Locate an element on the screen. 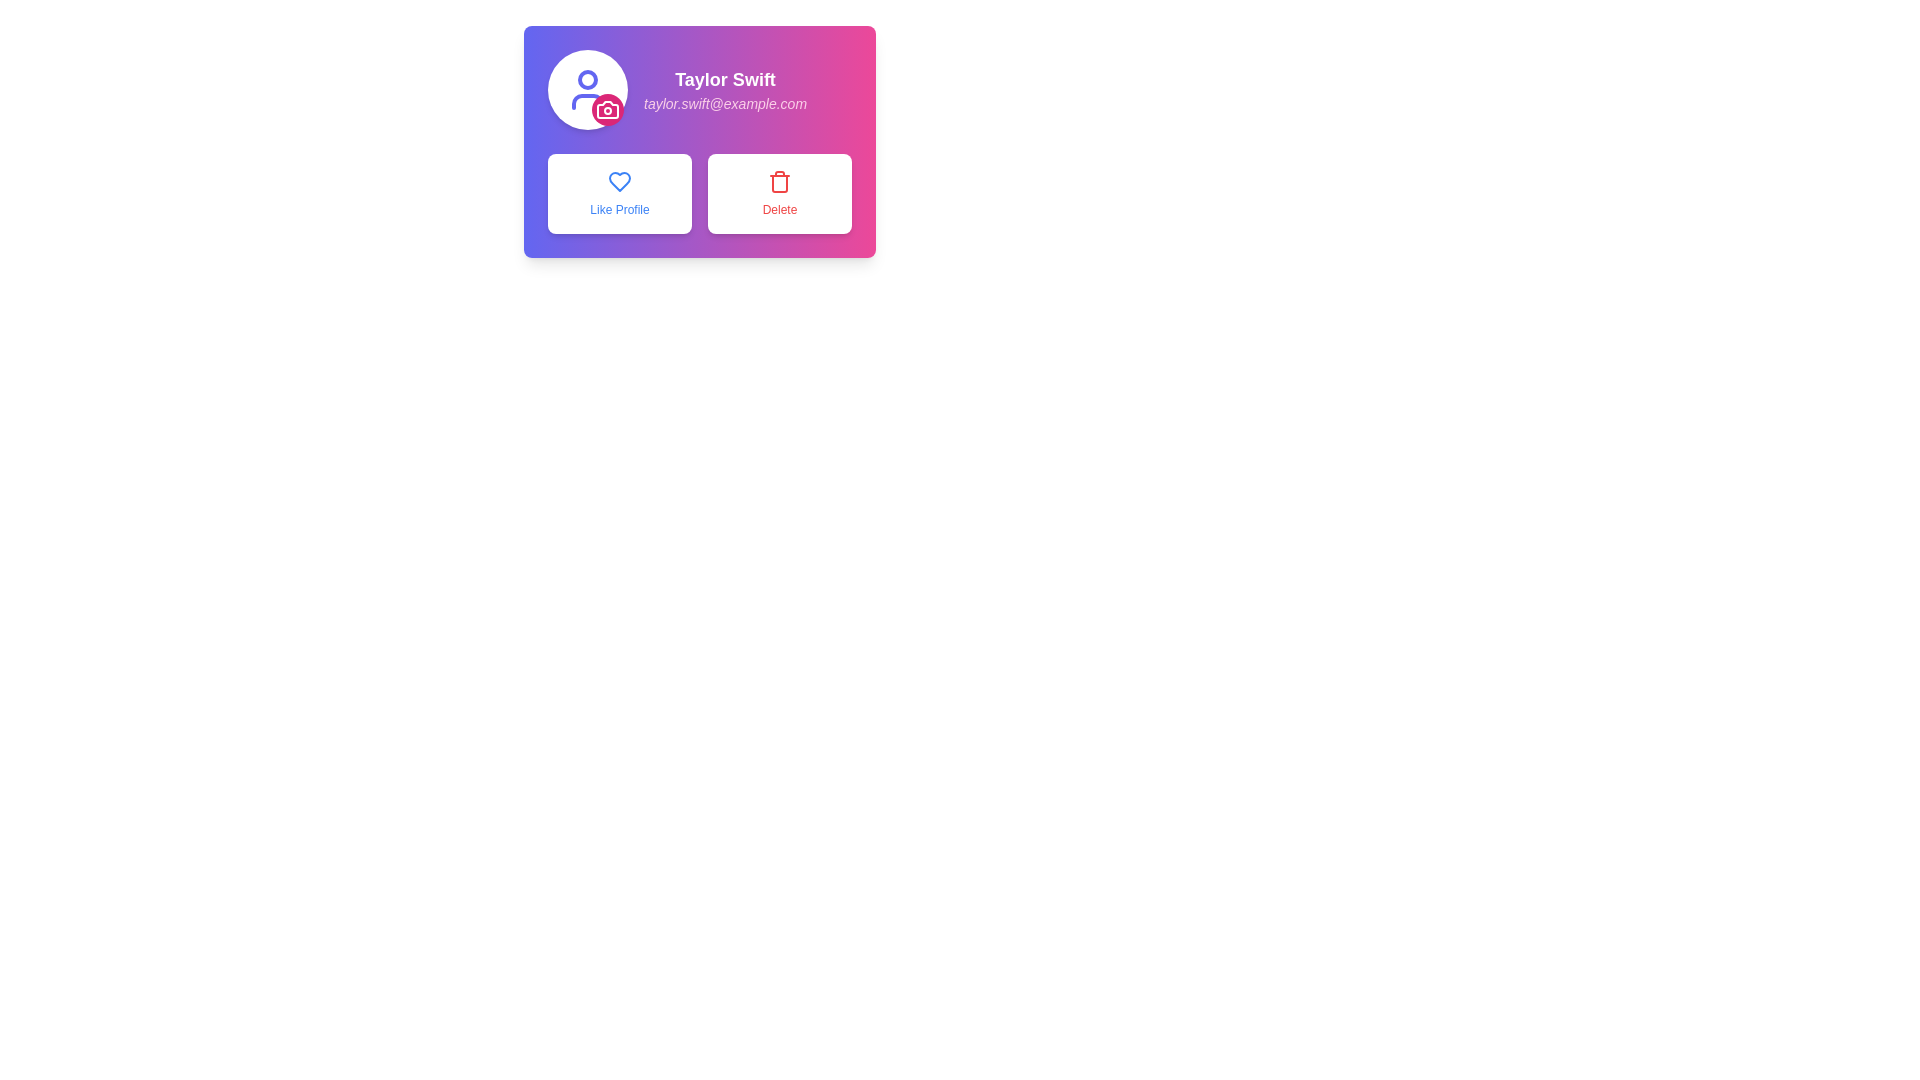 Image resolution: width=1920 pixels, height=1080 pixels. the heart icon within the 'Like Profile' button is located at coordinates (618, 181).